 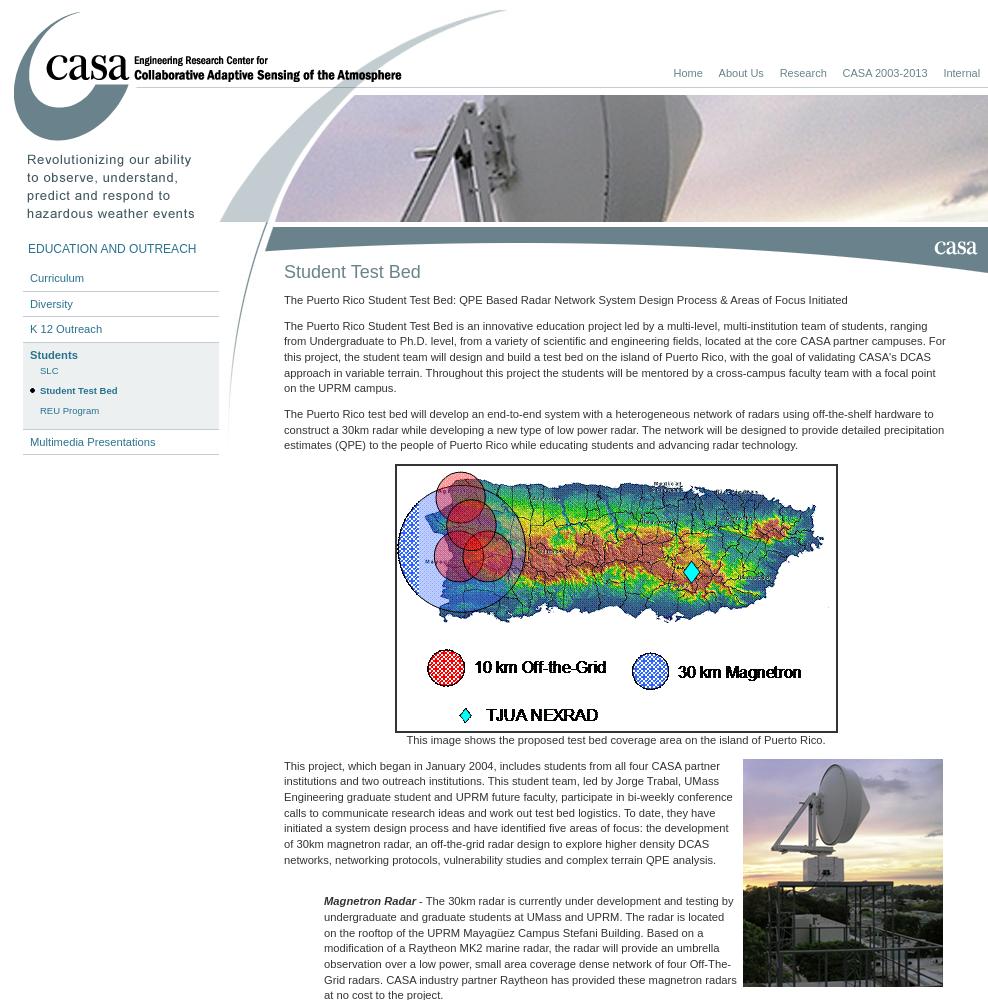 I want to click on 'Magnetron Radar', so click(x=323, y=901).